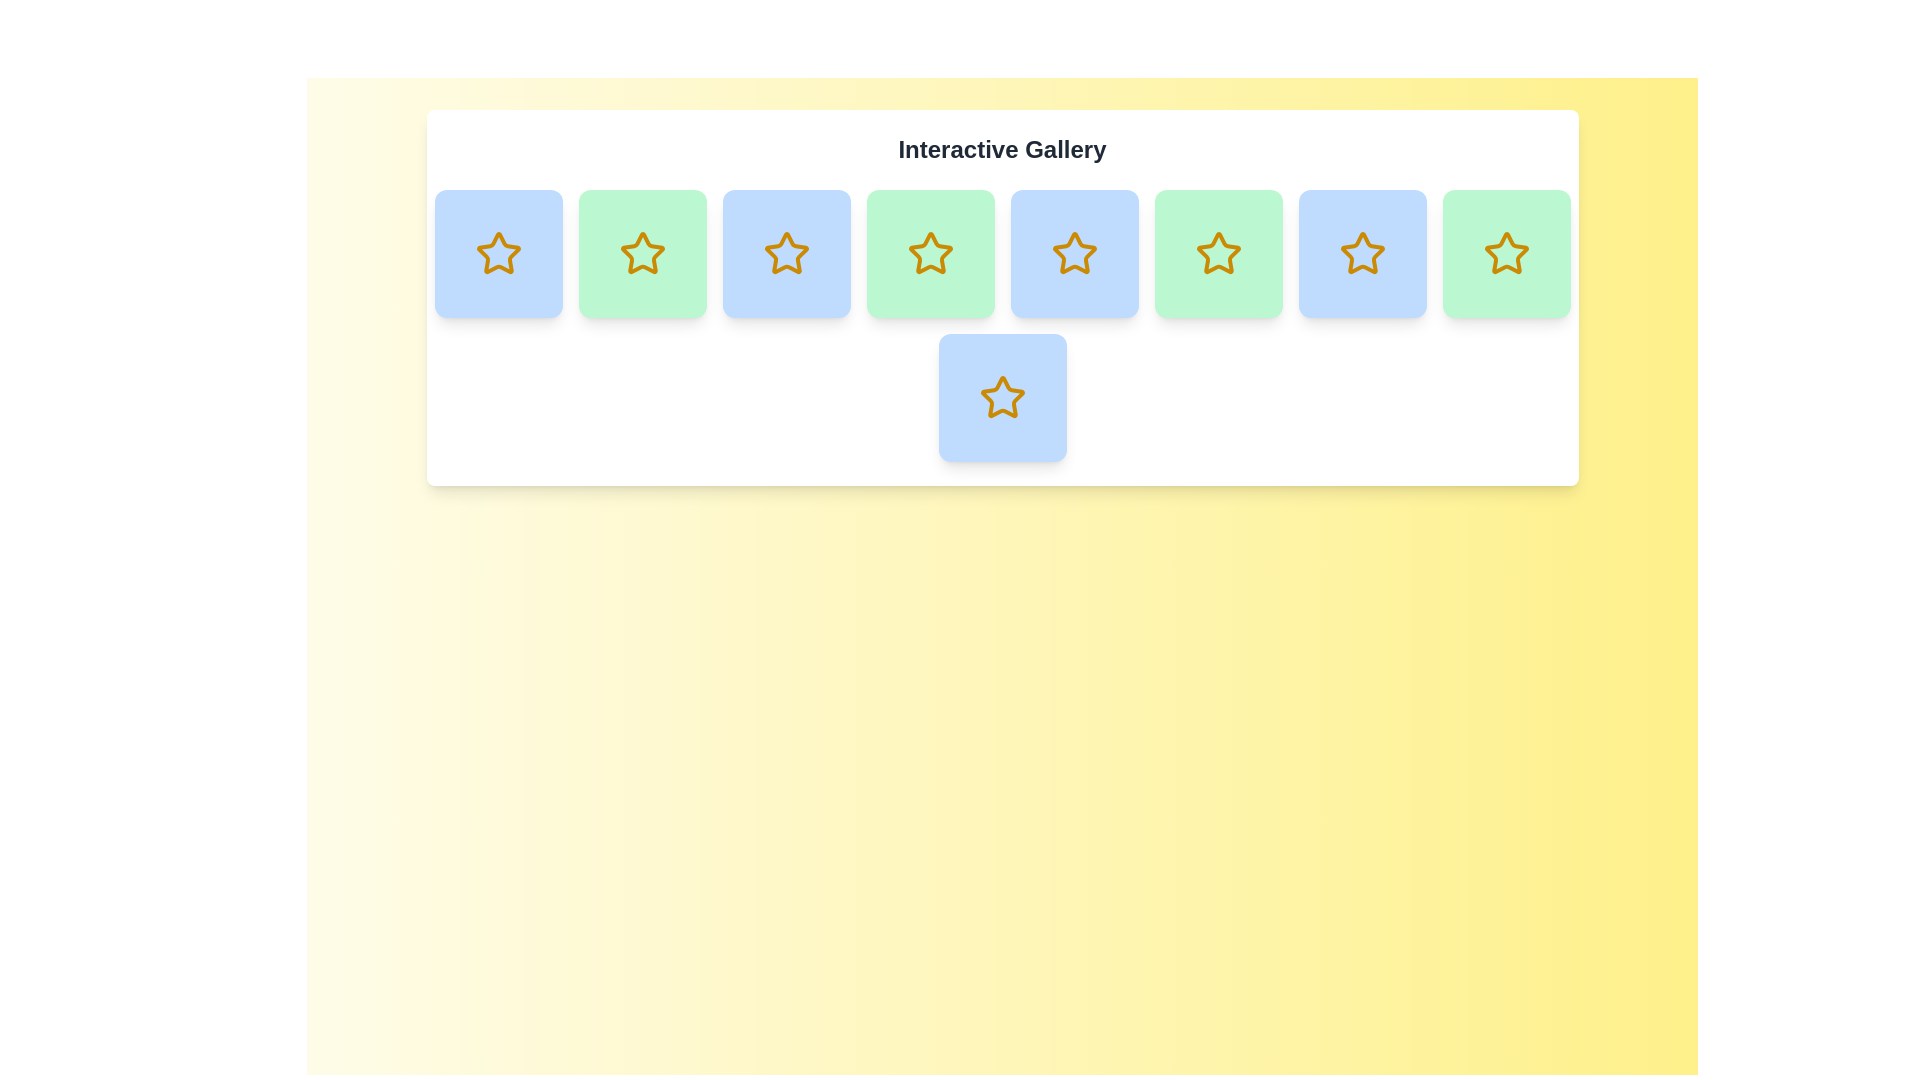 This screenshot has width=1920, height=1080. Describe the element at coordinates (1002, 397) in the screenshot. I see `the seventh image tile with a soft blue background and a yellow star icon for further interaction` at that location.